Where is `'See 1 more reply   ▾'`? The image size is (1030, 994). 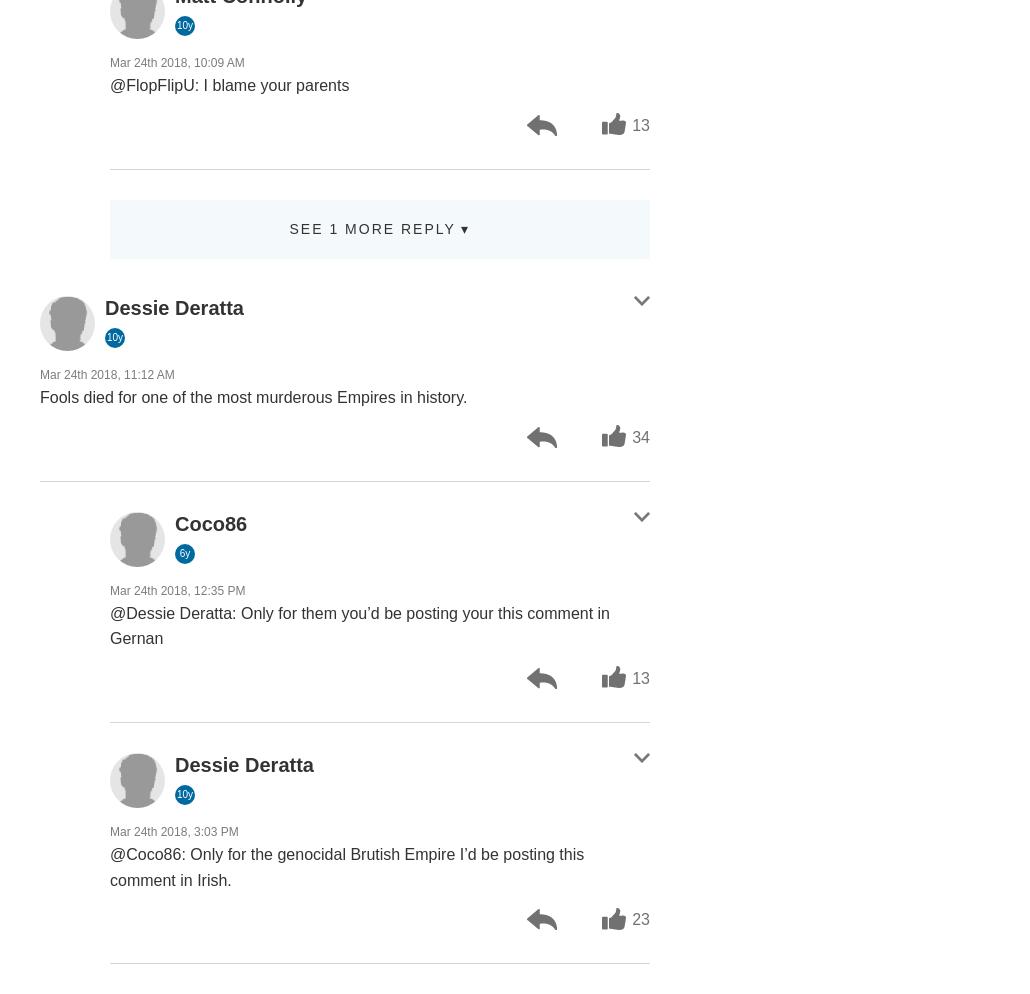
'See 1 more reply   ▾' is located at coordinates (288, 228).